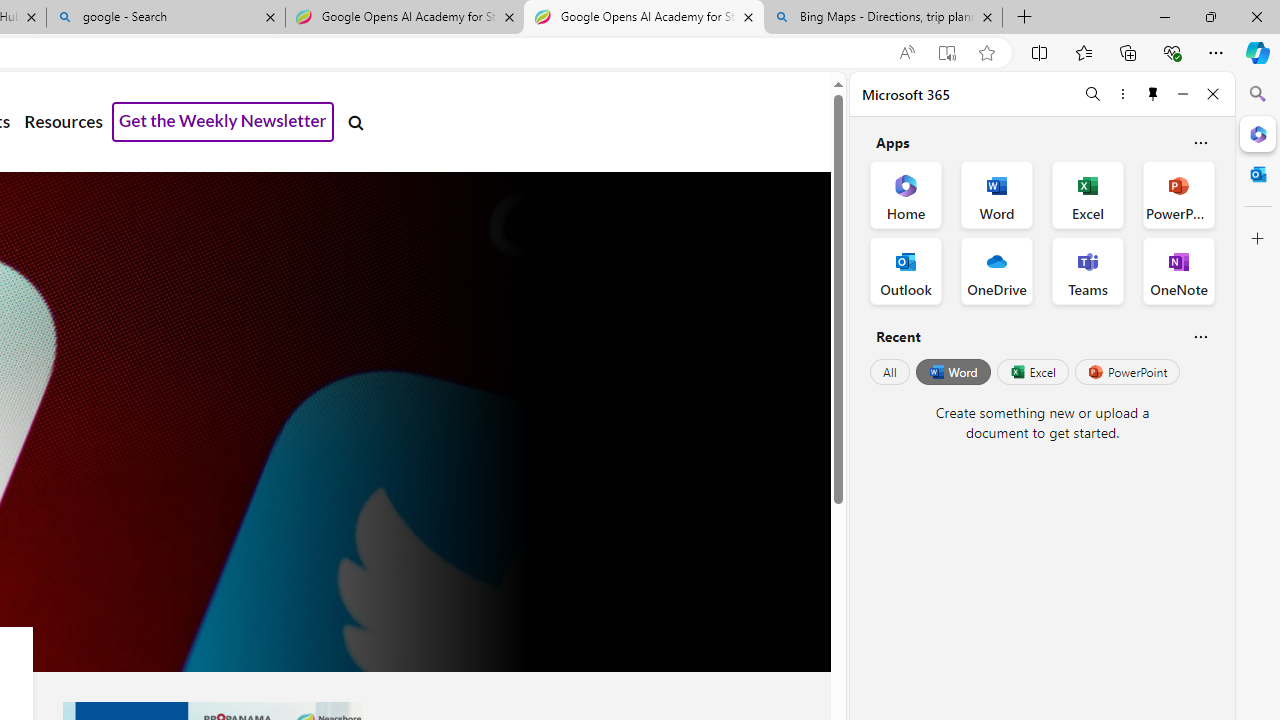 The width and height of the screenshot is (1280, 720). Describe the element at coordinates (1040, 51) in the screenshot. I see `'Split screen'` at that location.